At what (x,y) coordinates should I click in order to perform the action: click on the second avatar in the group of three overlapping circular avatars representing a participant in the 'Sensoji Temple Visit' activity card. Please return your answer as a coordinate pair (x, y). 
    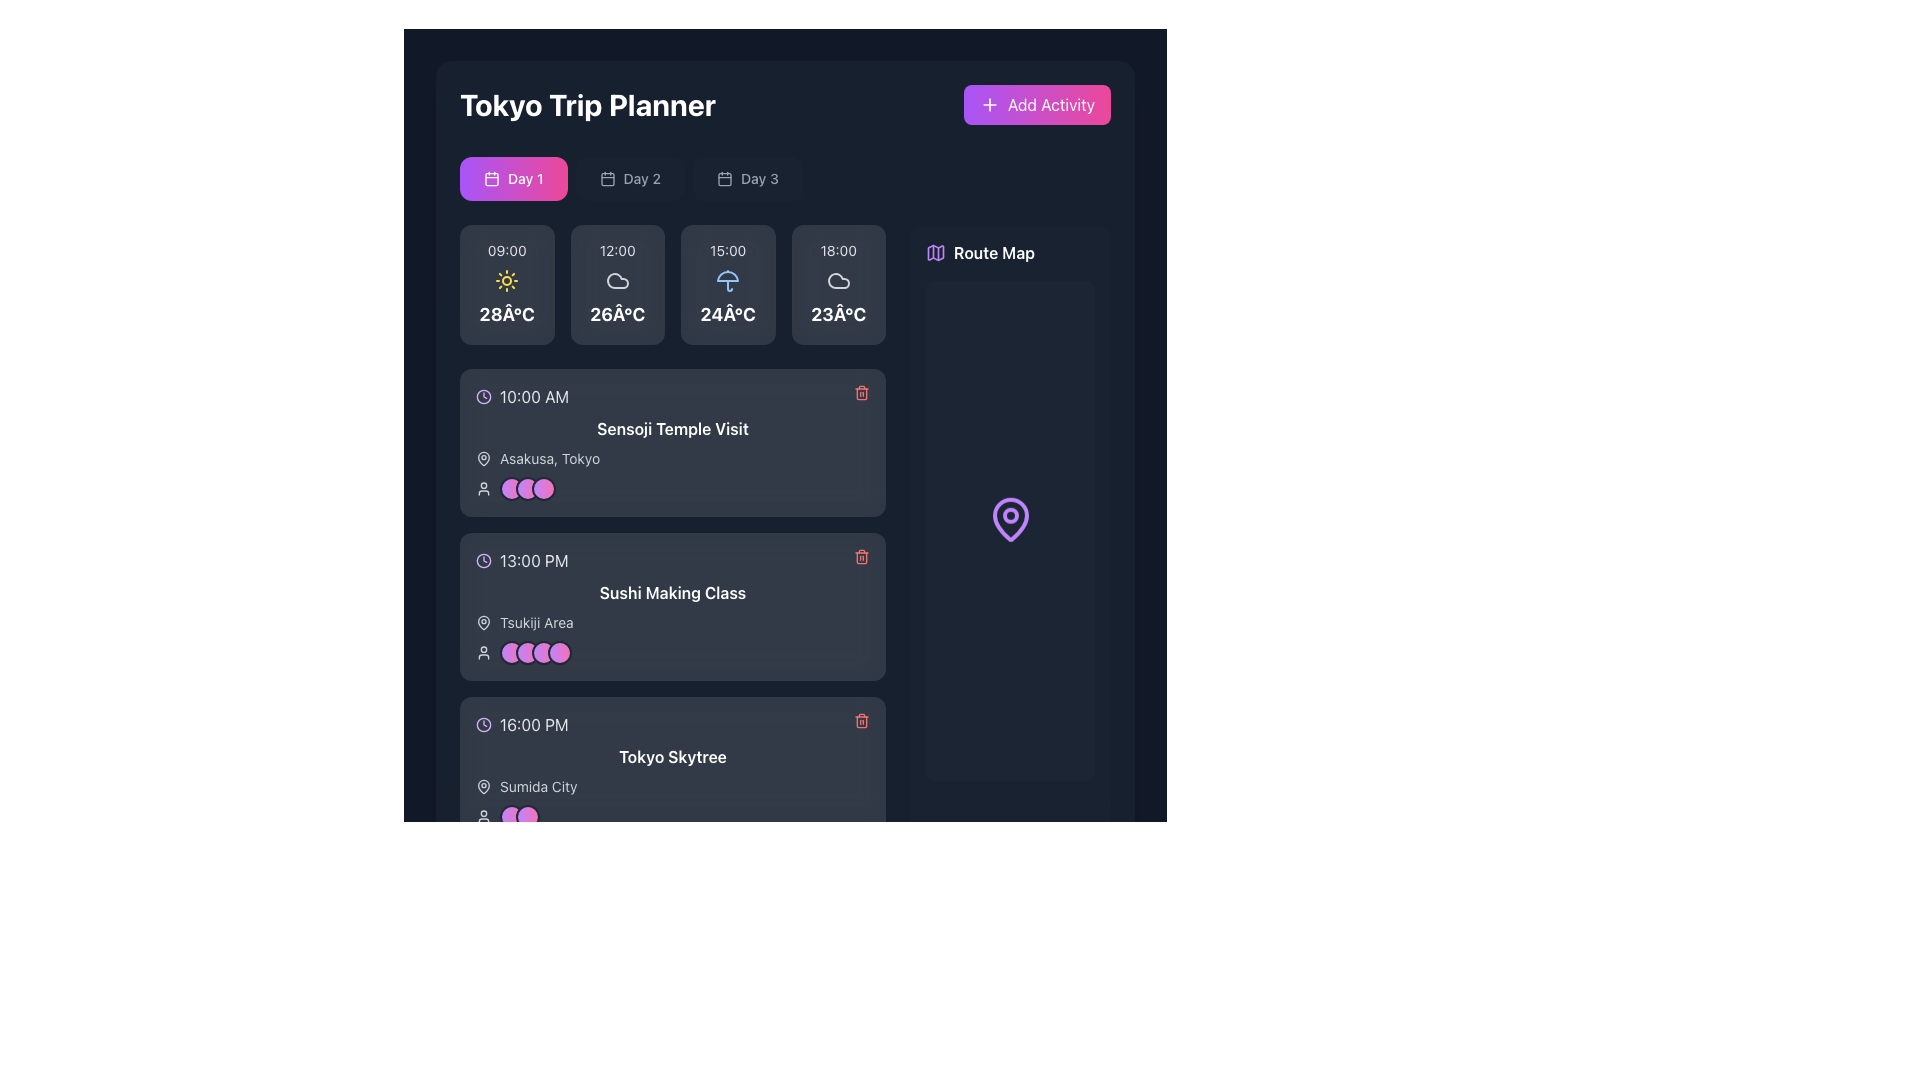
    Looking at the image, I should click on (528, 489).